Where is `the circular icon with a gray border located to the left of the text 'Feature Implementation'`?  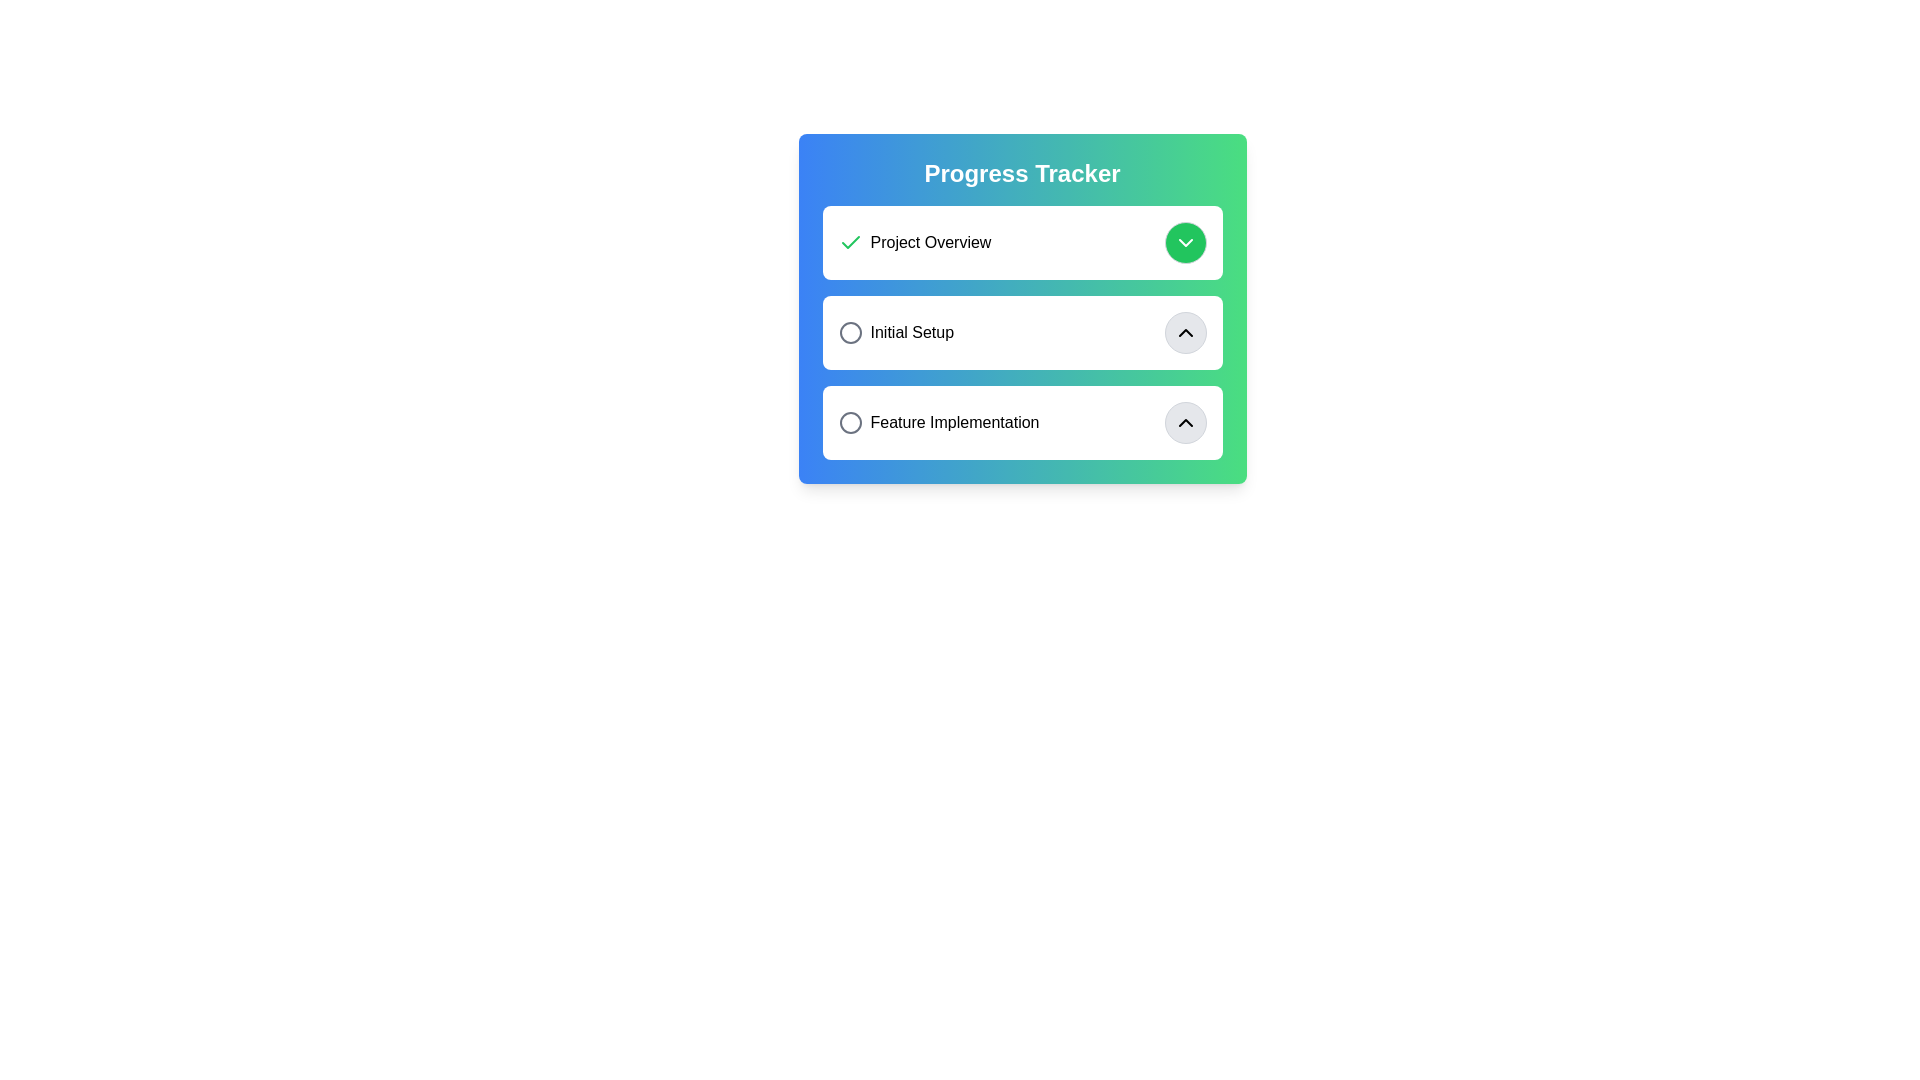 the circular icon with a gray border located to the left of the text 'Feature Implementation' is located at coordinates (850, 422).